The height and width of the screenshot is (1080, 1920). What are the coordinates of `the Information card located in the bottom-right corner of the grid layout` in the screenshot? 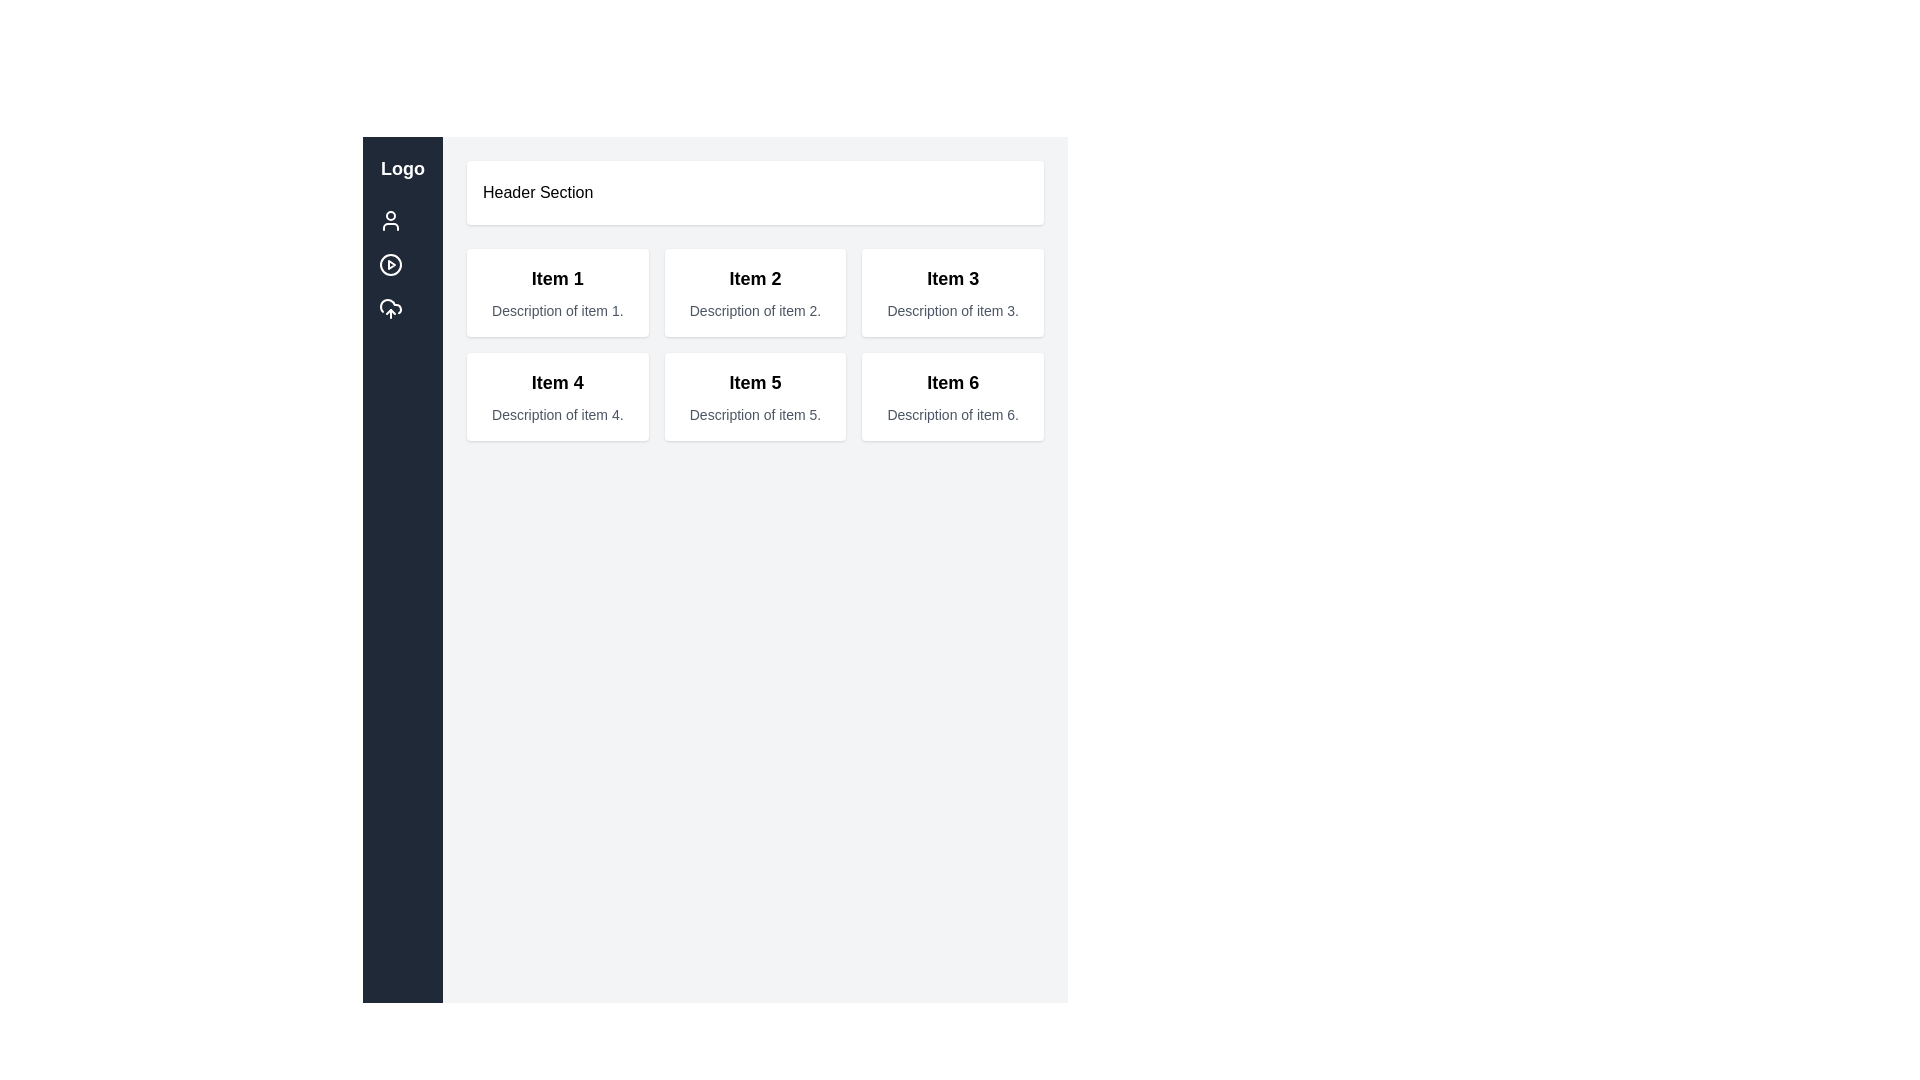 It's located at (952, 397).